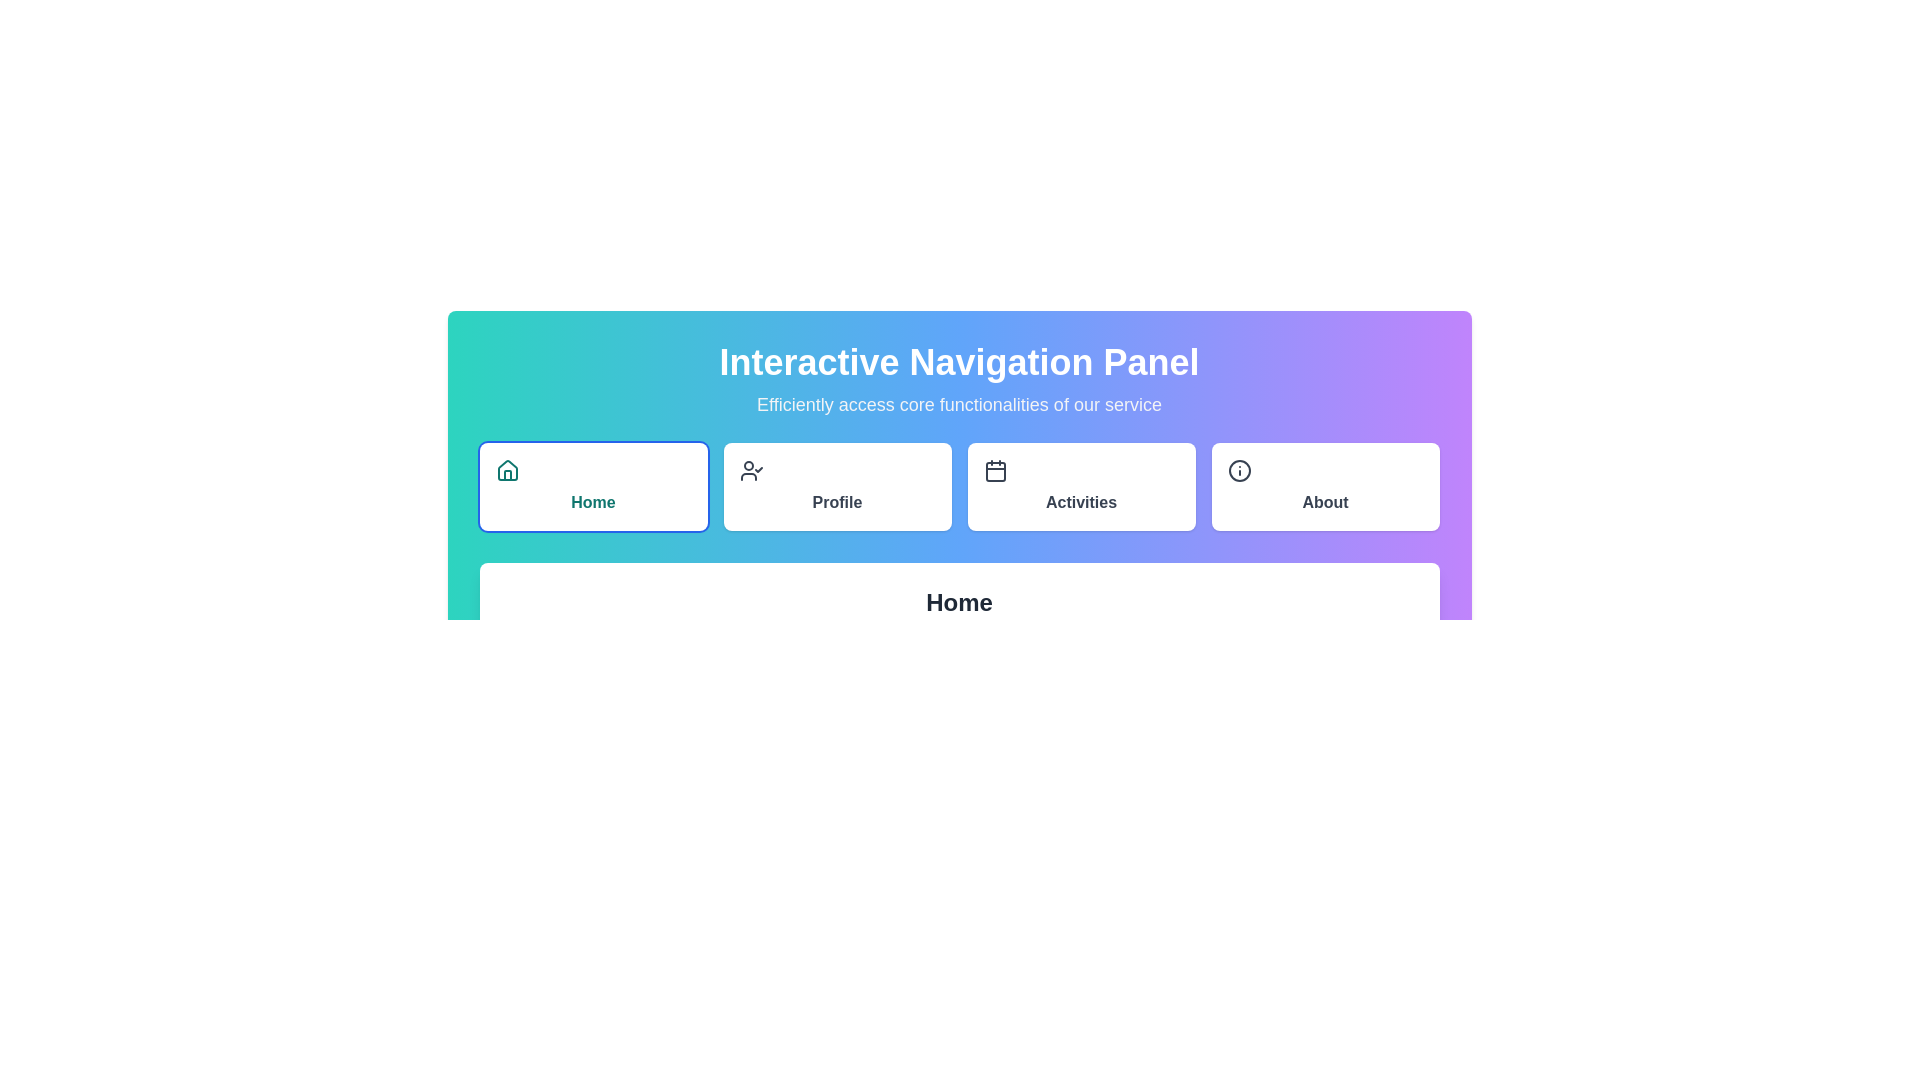 Image resolution: width=1920 pixels, height=1080 pixels. What do you see at coordinates (507, 475) in the screenshot?
I see `the 'Home' icon located in the navigation panel, which visually represents a house and is situated at the center of the button labeled 'Home'` at bounding box center [507, 475].